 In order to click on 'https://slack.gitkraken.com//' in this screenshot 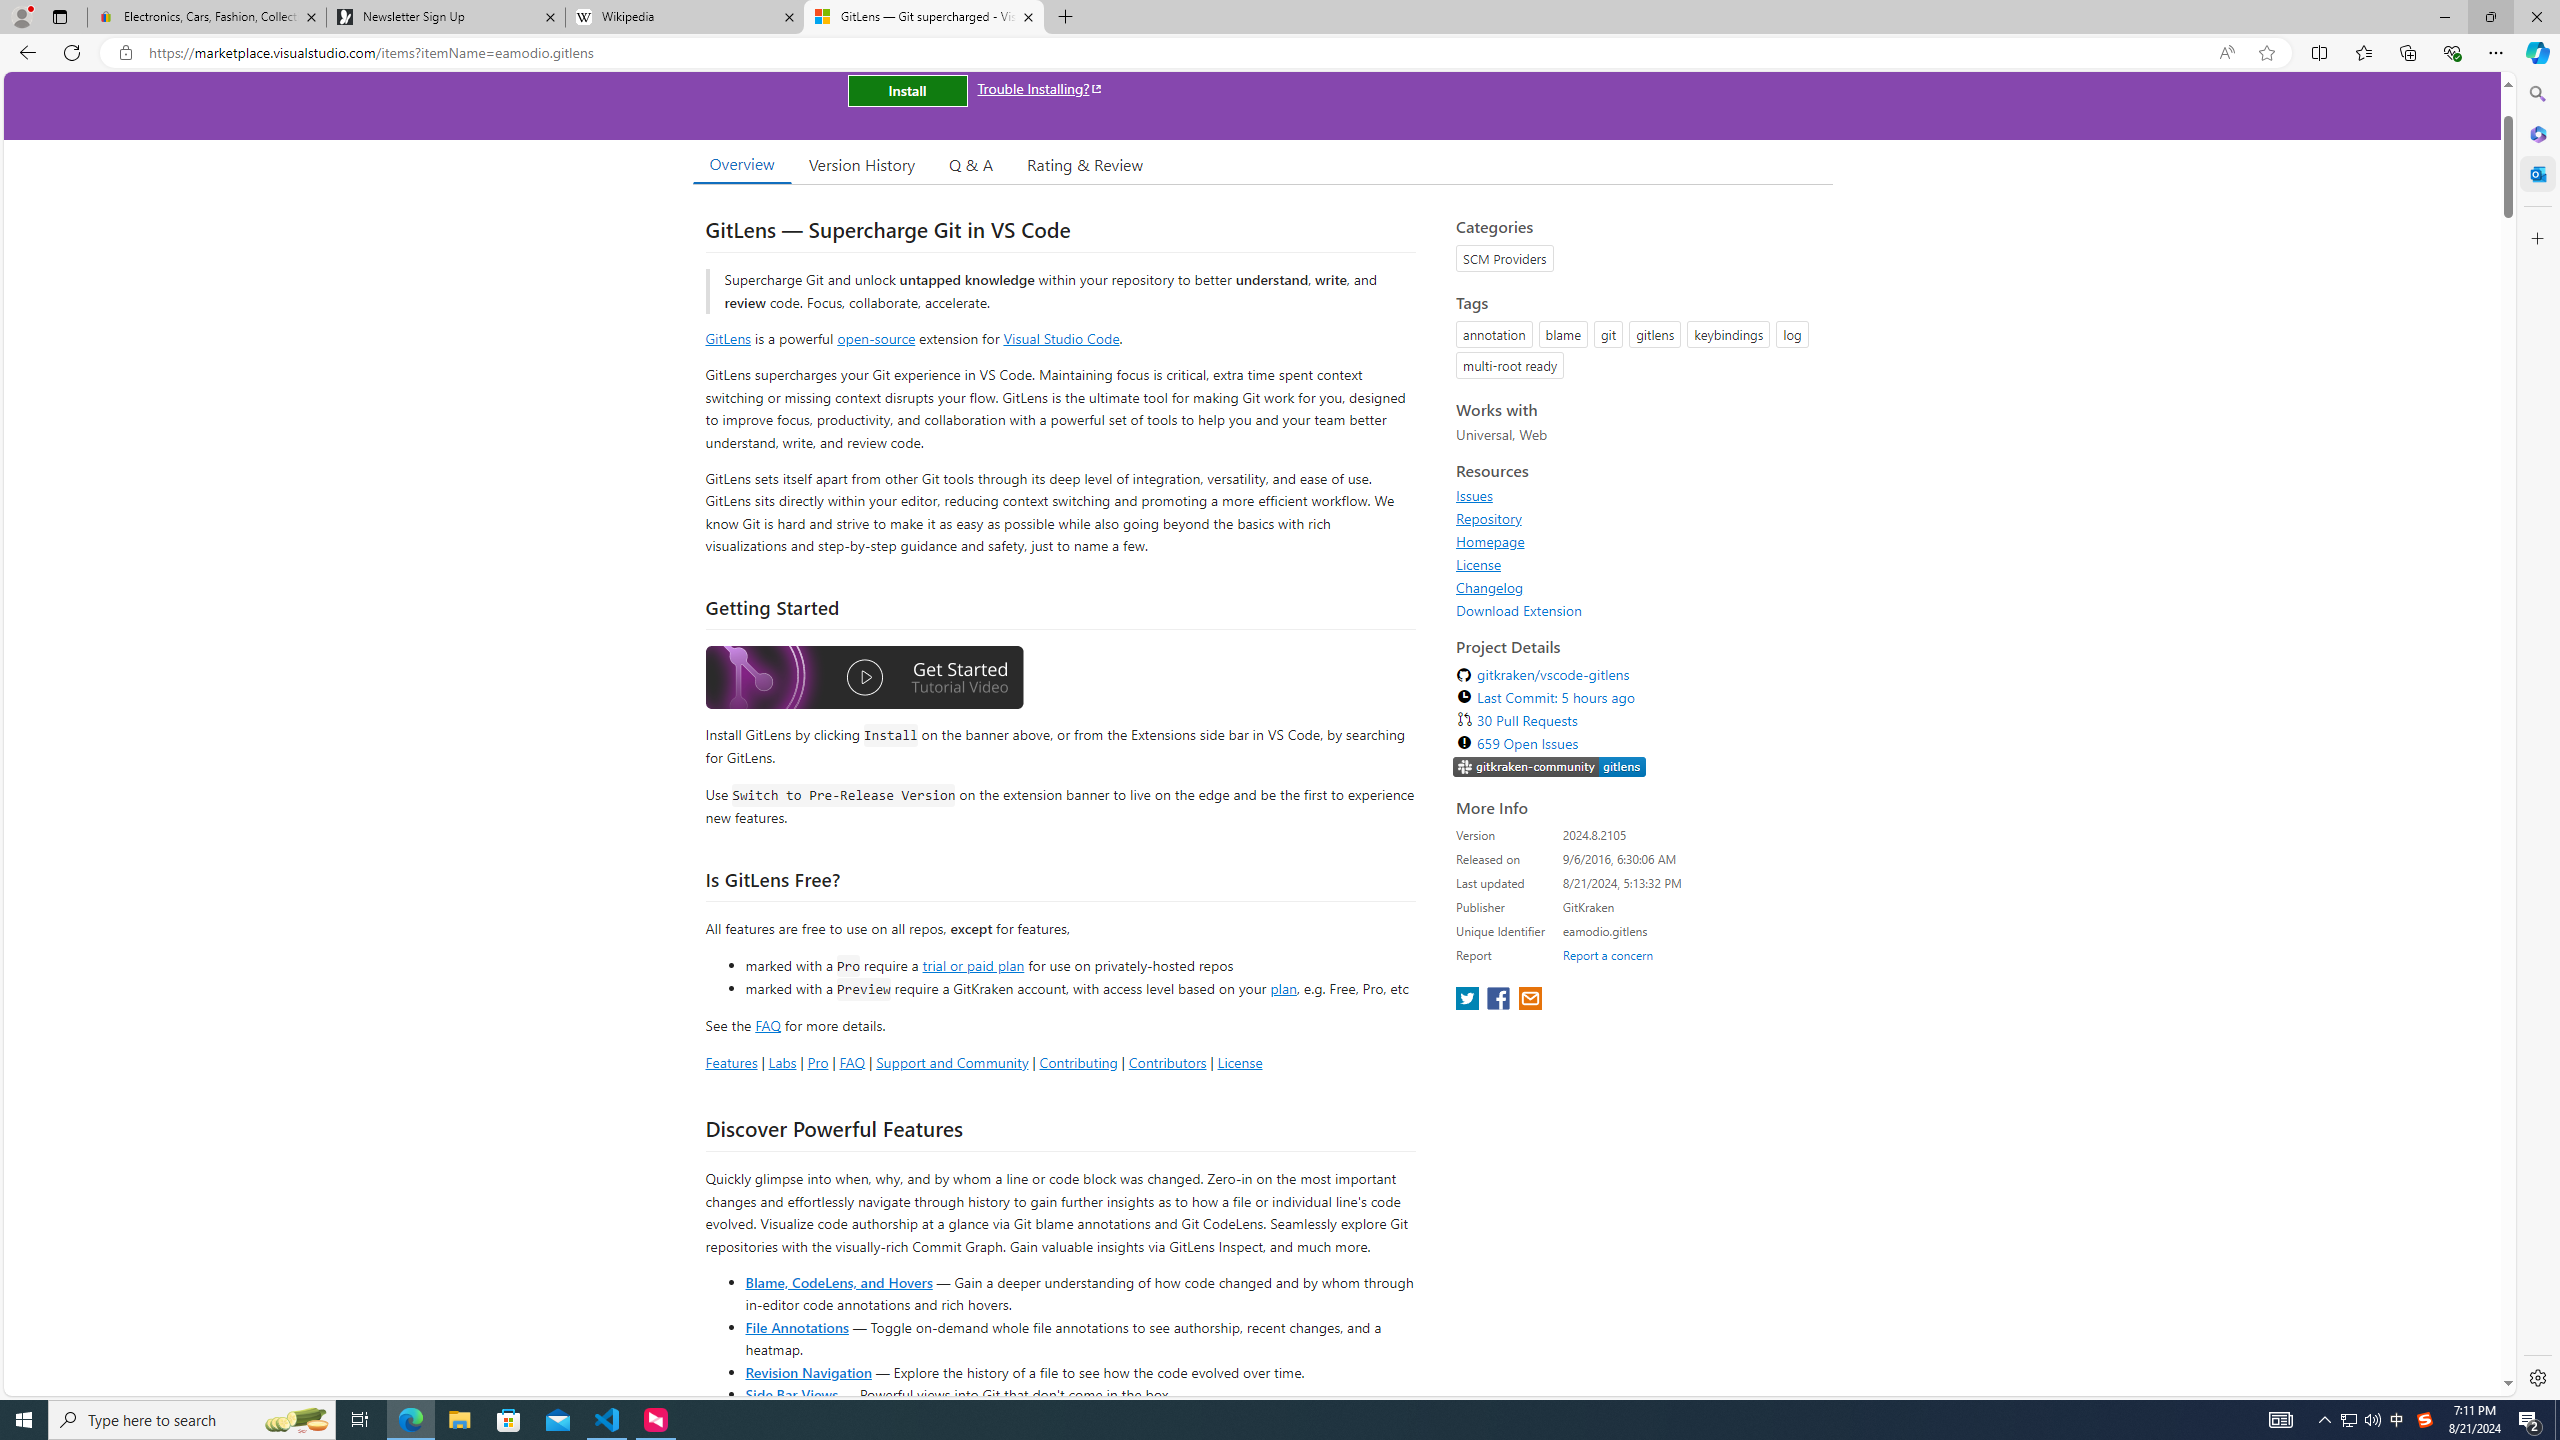, I will do `click(1549, 766)`.